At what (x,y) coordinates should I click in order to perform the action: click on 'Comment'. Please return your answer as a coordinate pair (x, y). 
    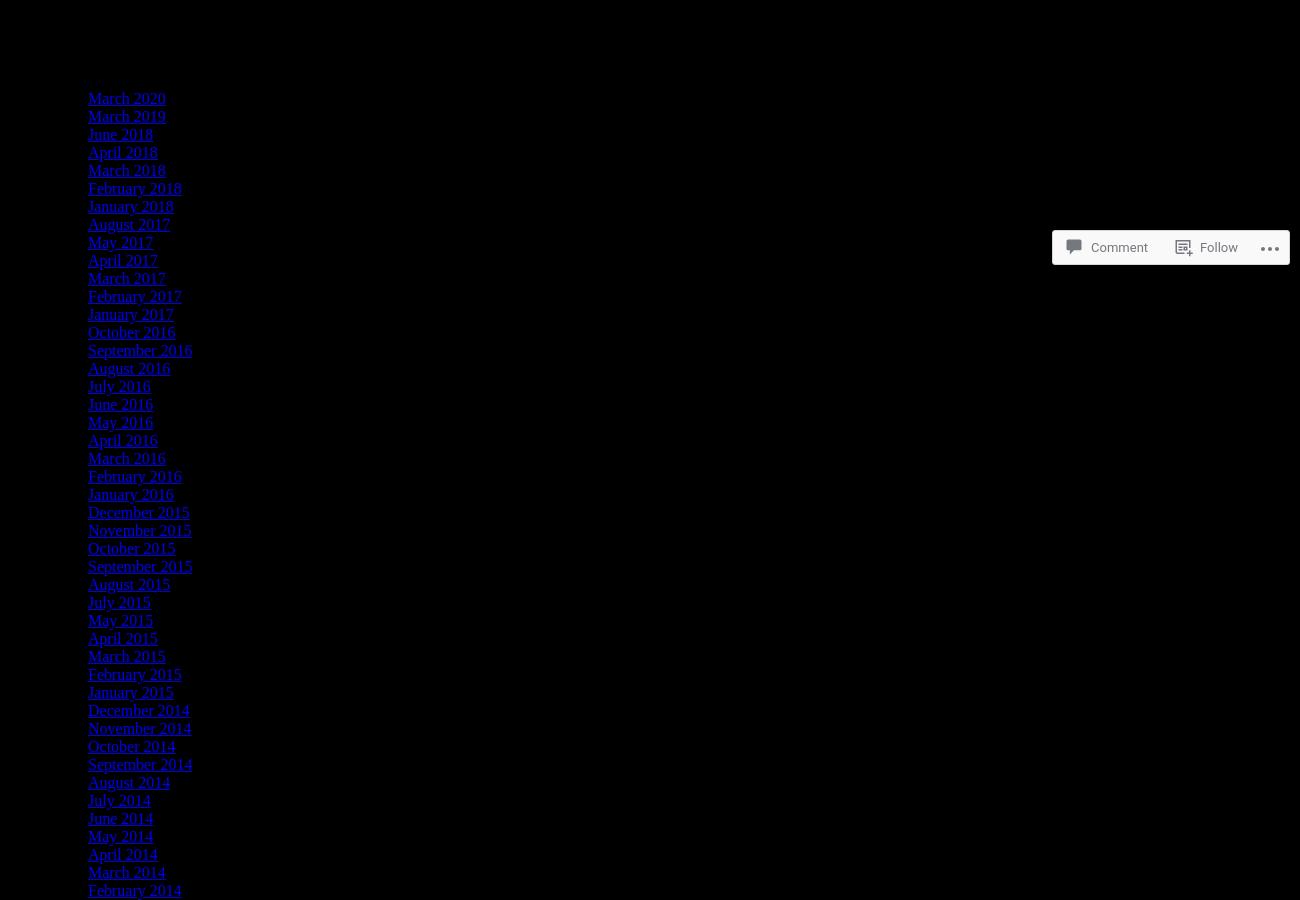
    Looking at the image, I should click on (1118, 172).